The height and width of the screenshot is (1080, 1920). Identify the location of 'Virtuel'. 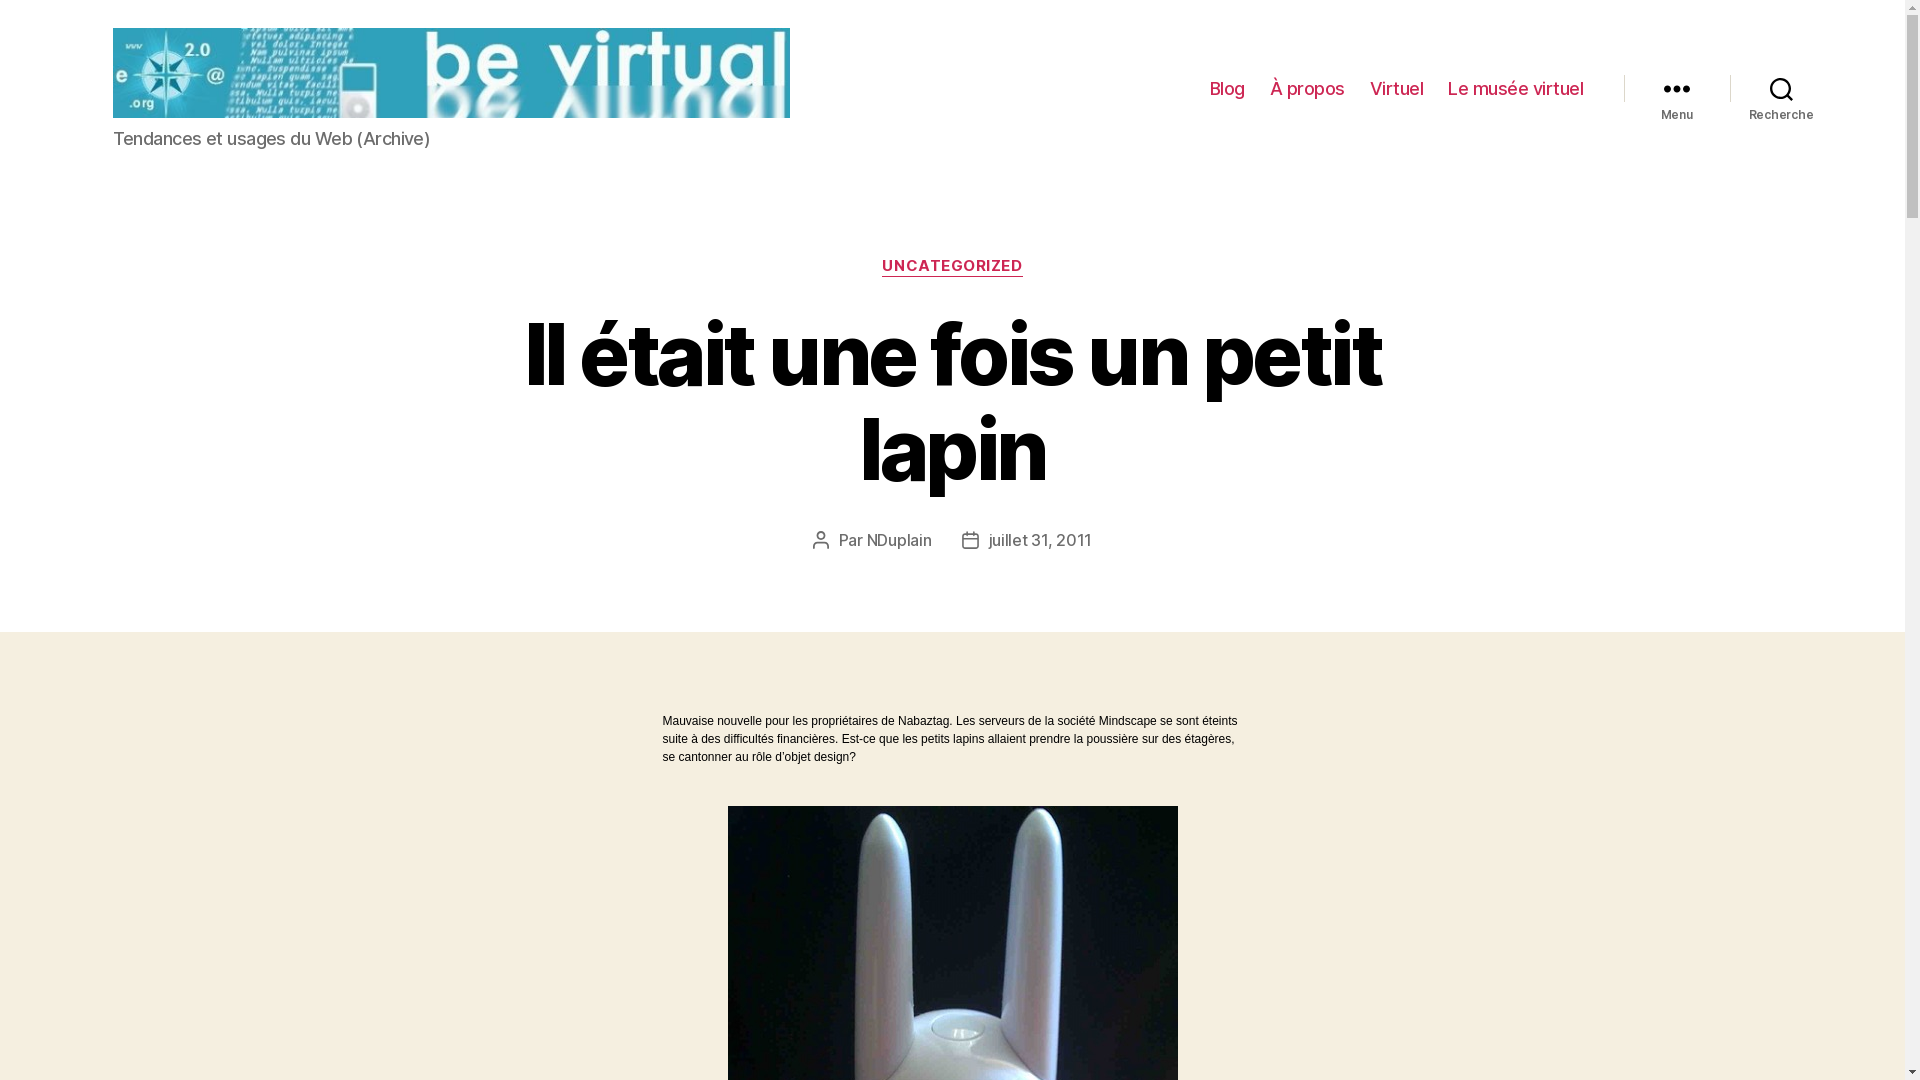
(1368, 87).